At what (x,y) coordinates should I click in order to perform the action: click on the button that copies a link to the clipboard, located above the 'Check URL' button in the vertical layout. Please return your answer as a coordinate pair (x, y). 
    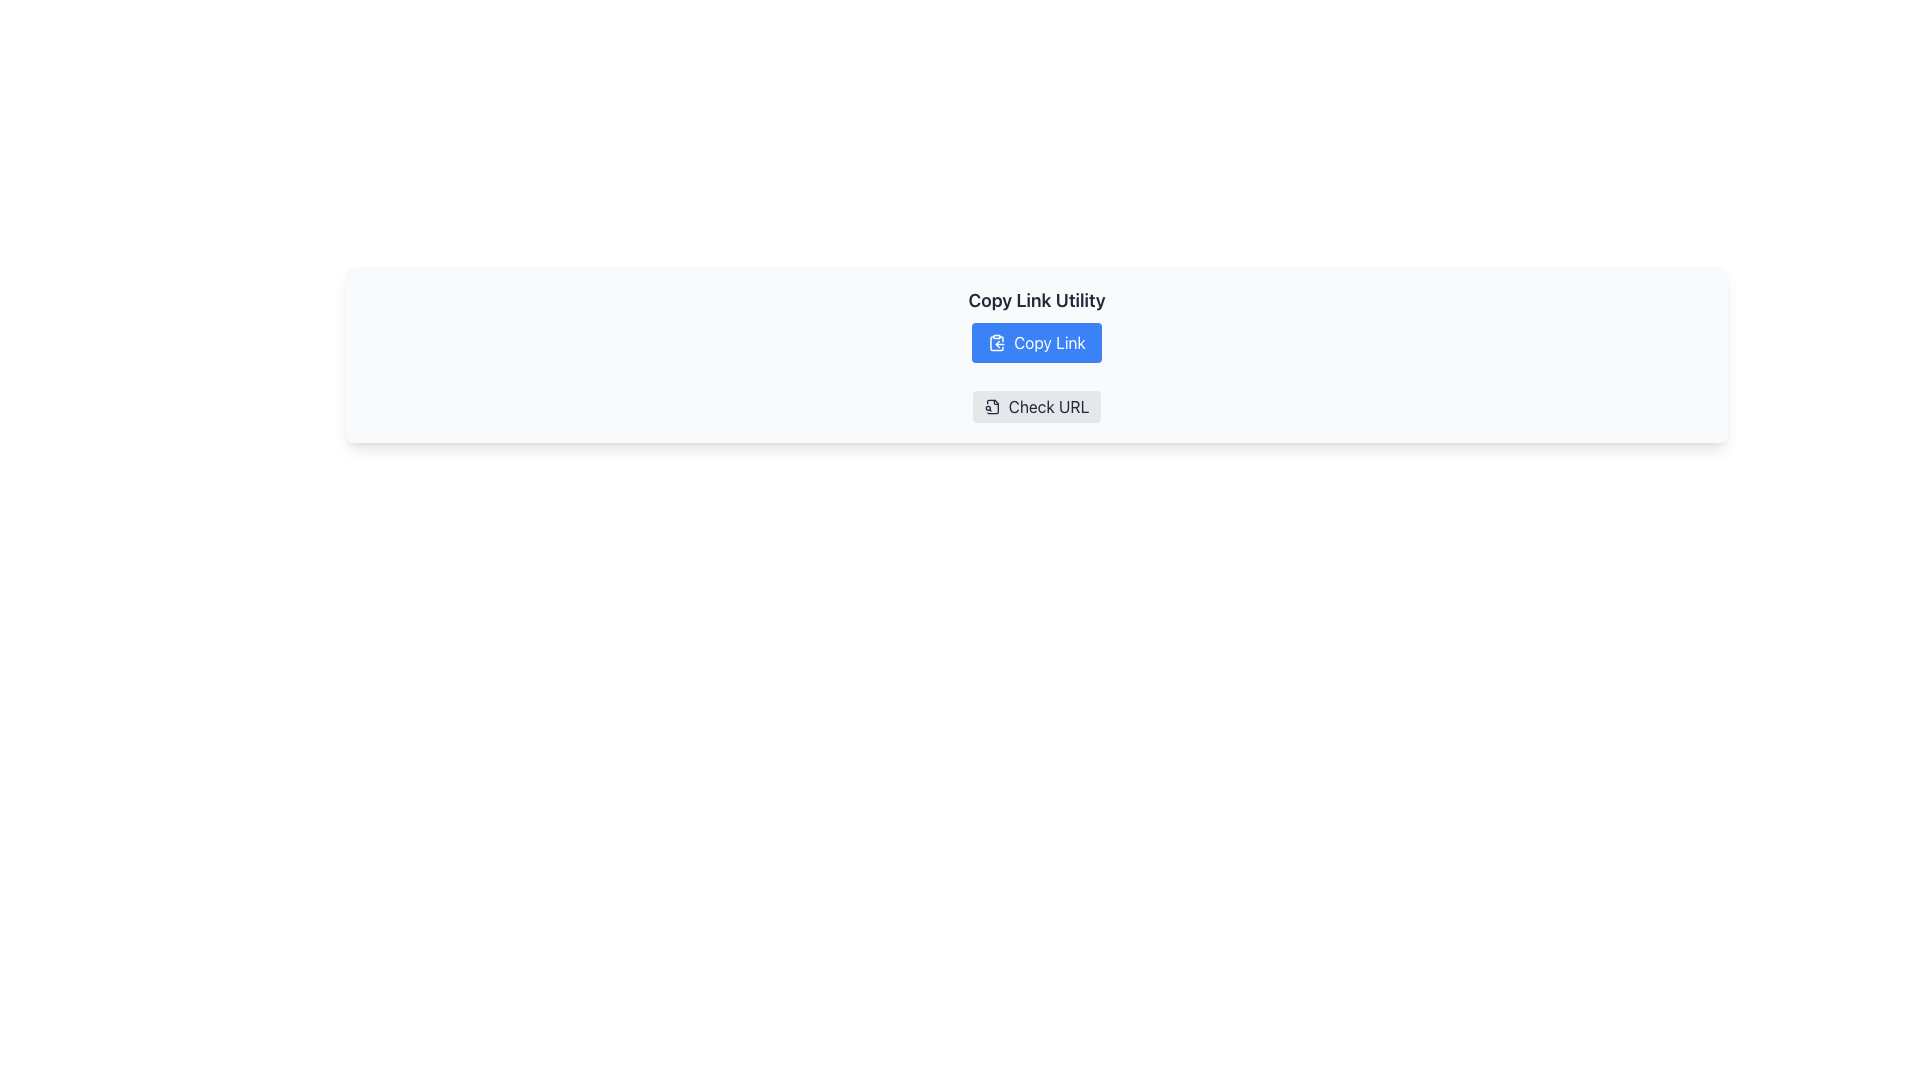
    Looking at the image, I should click on (1036, 342).